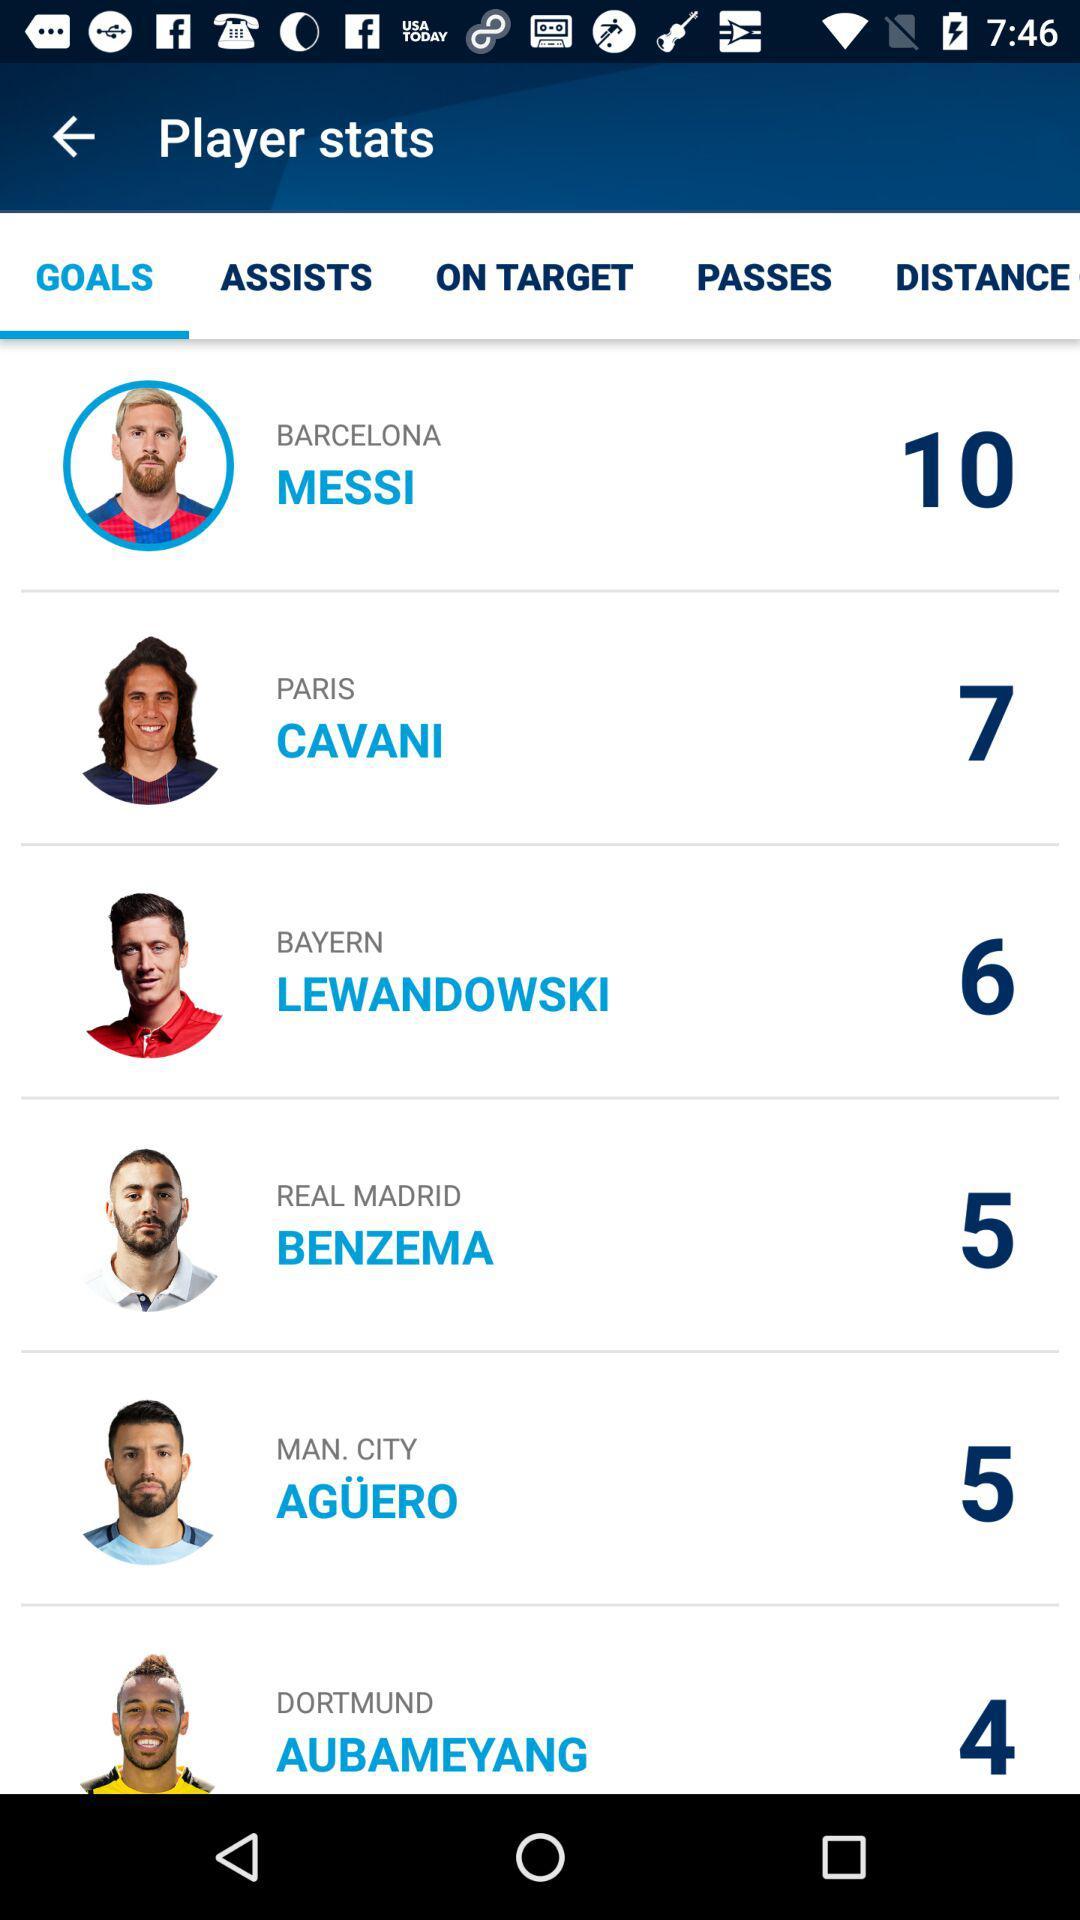 The width and height of the screenshot is (1080, 1920). What do you see at coordinates (72, 135) in the screenshot?
I see `icon next to player stats app` at bounding box center [72, 135].